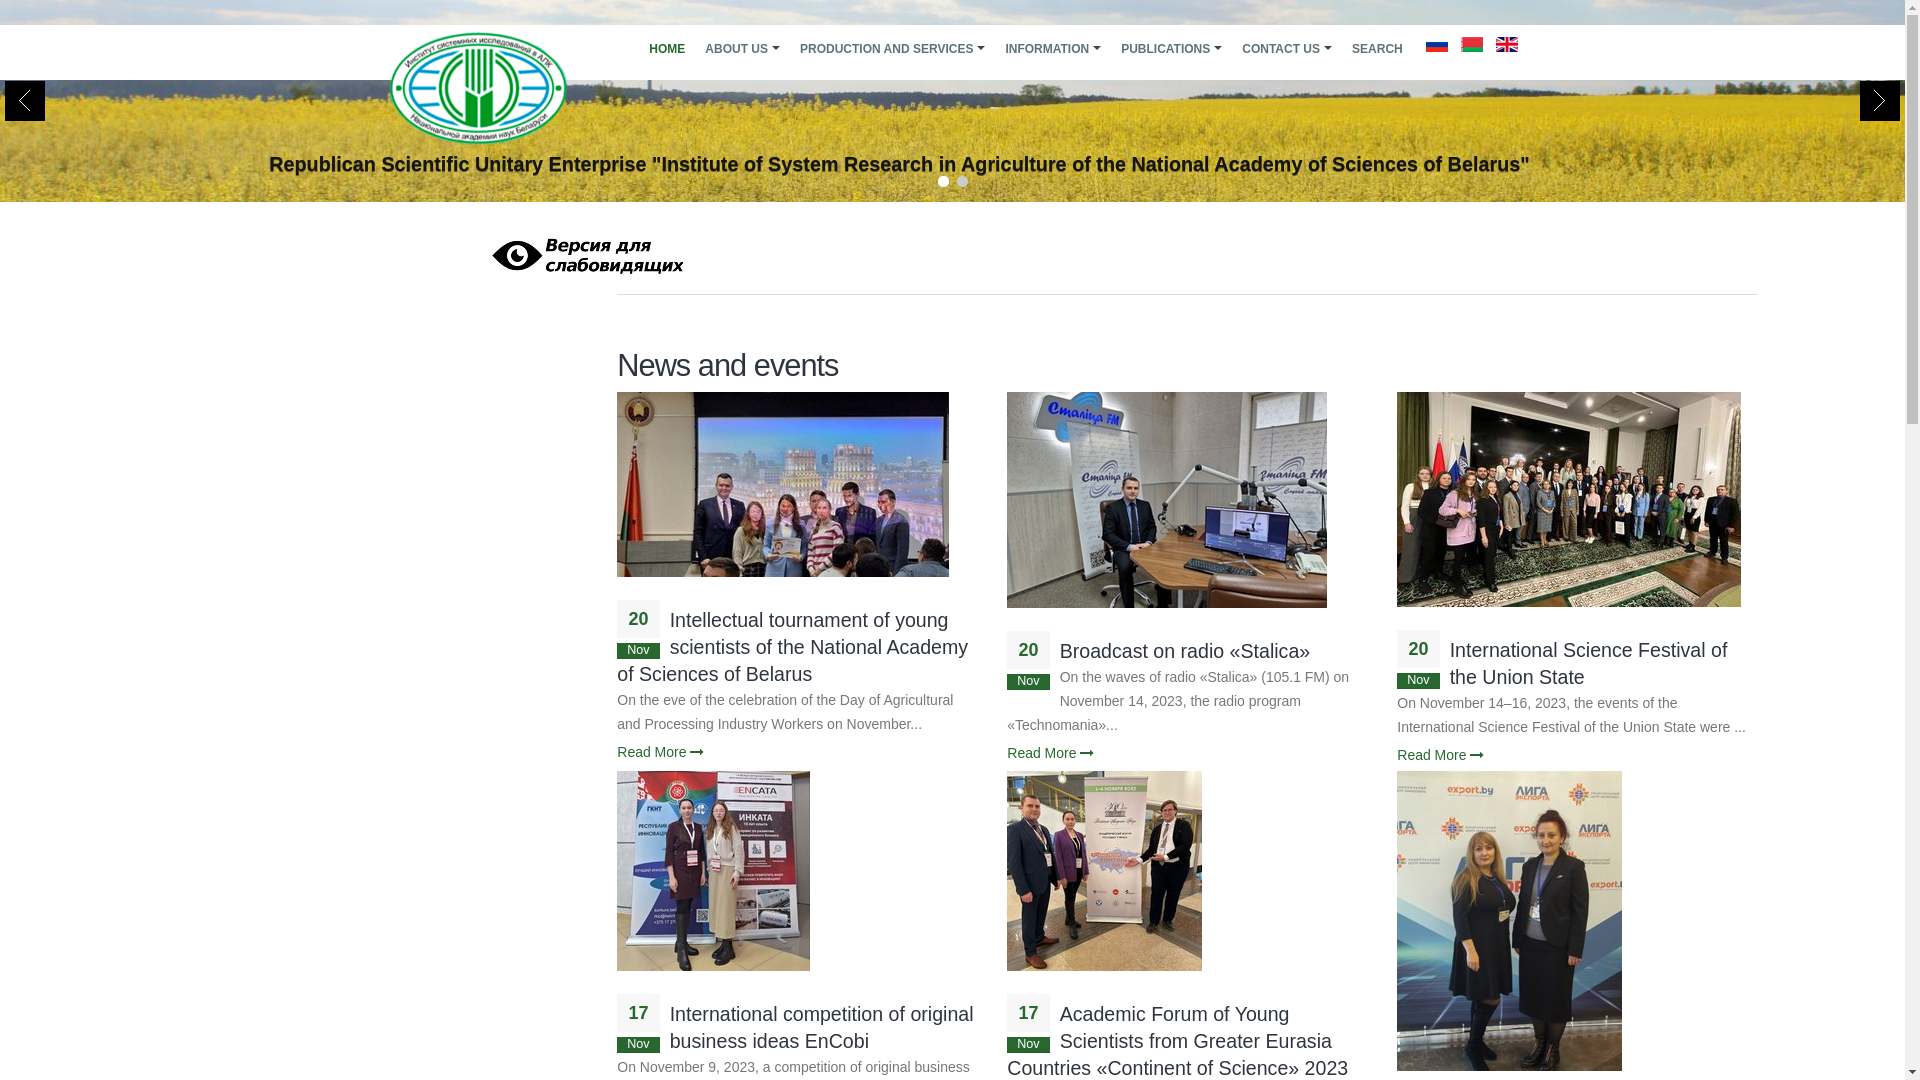 This screenshot has height=1080, width=1920. What do you see at coordinates (583, 254) in the screenshot?
I see `'Visually impaired site version'` at bounding box center [583, 254].